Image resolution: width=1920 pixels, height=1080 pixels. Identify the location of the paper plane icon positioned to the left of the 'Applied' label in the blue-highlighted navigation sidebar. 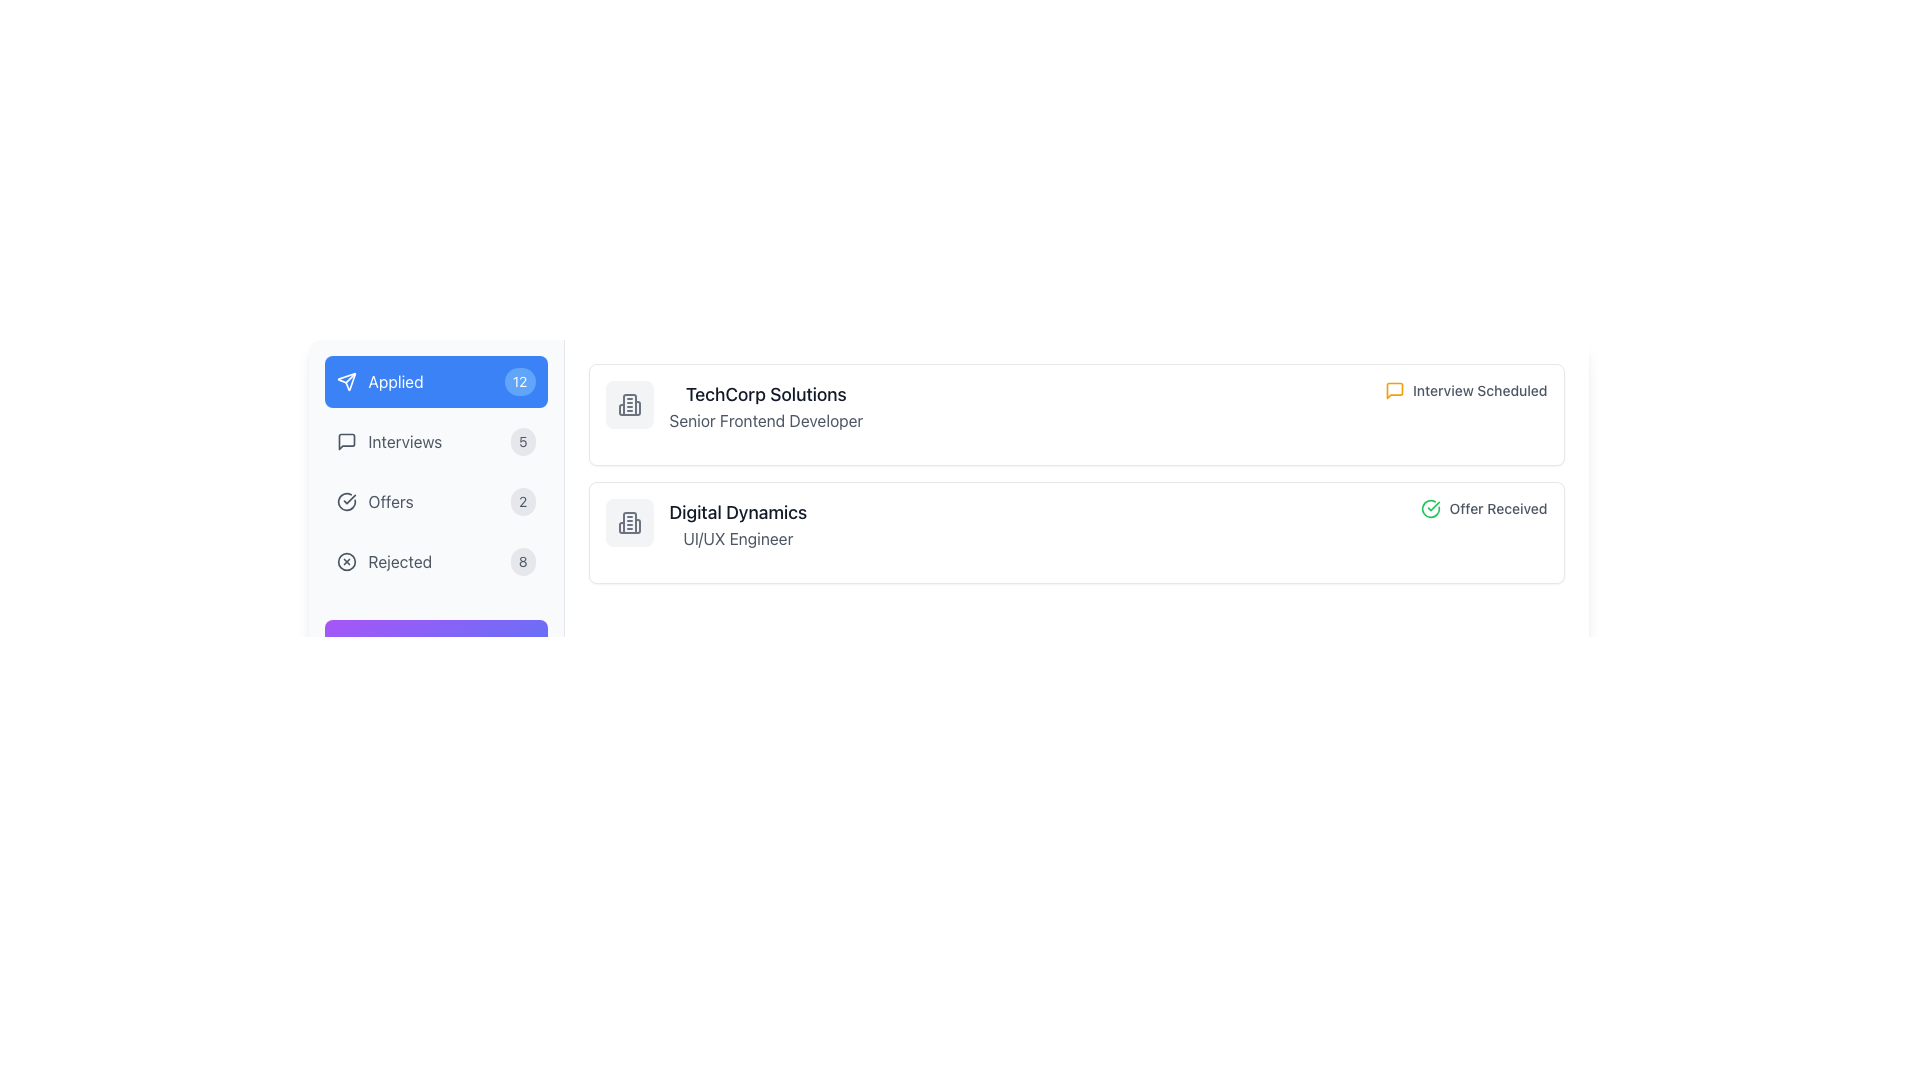
(346, 381).